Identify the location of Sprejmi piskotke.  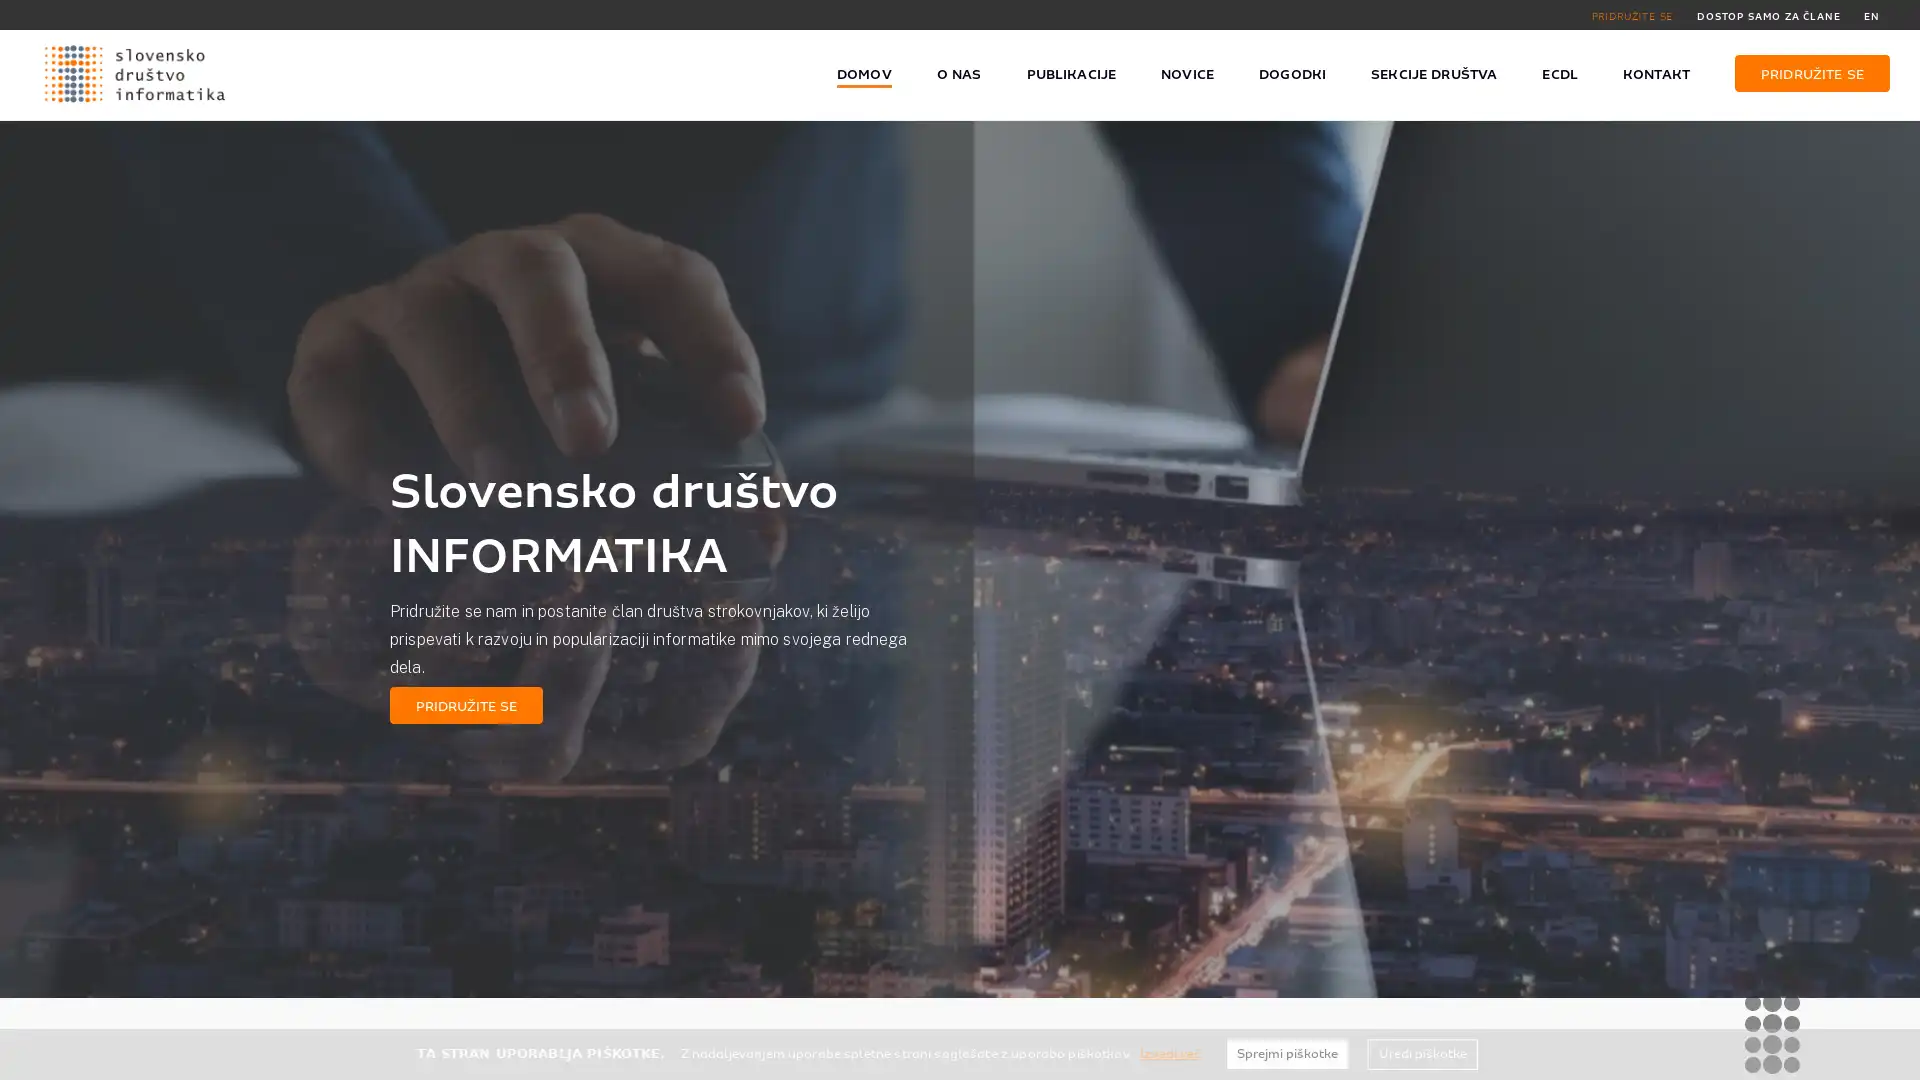
(1286, 1053).